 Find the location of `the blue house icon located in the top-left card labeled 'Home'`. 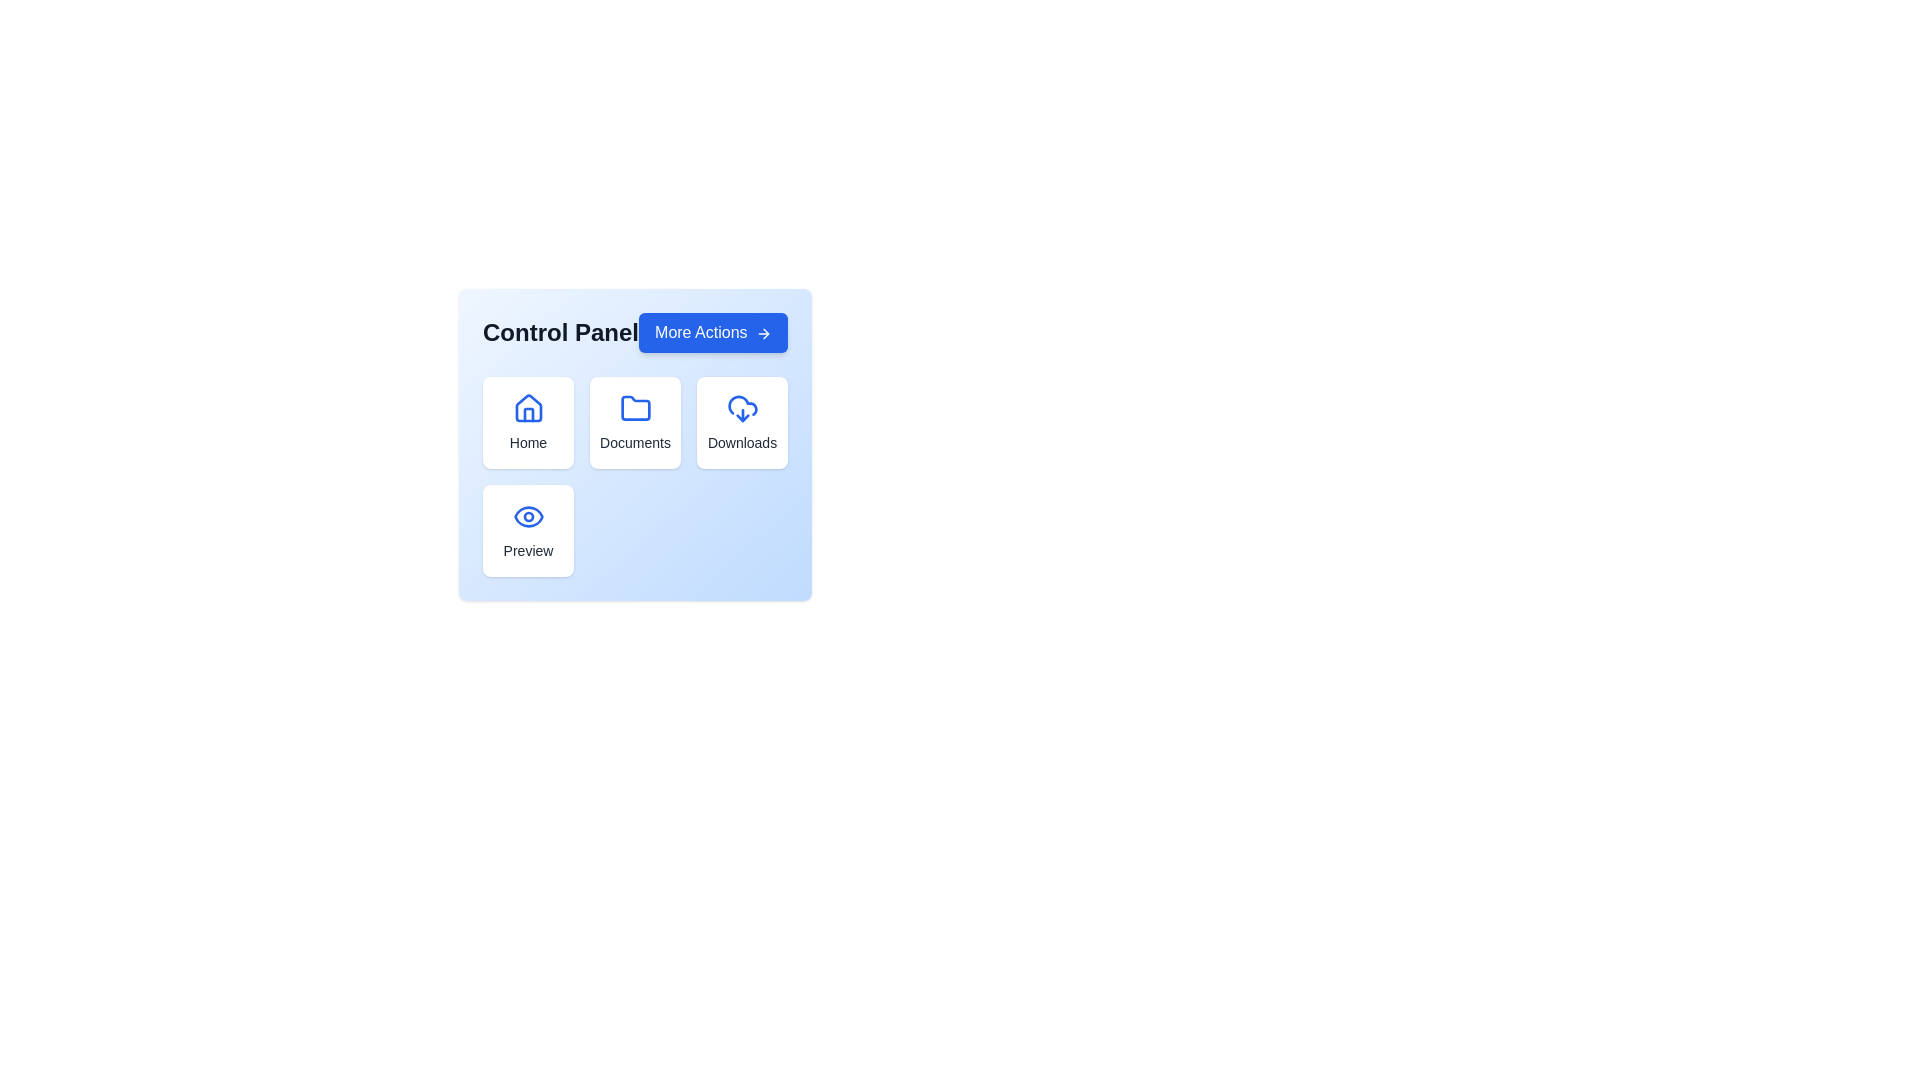

the blue house icon located in the top-left card labeled 'Home' is located at coordinates (528, 407).